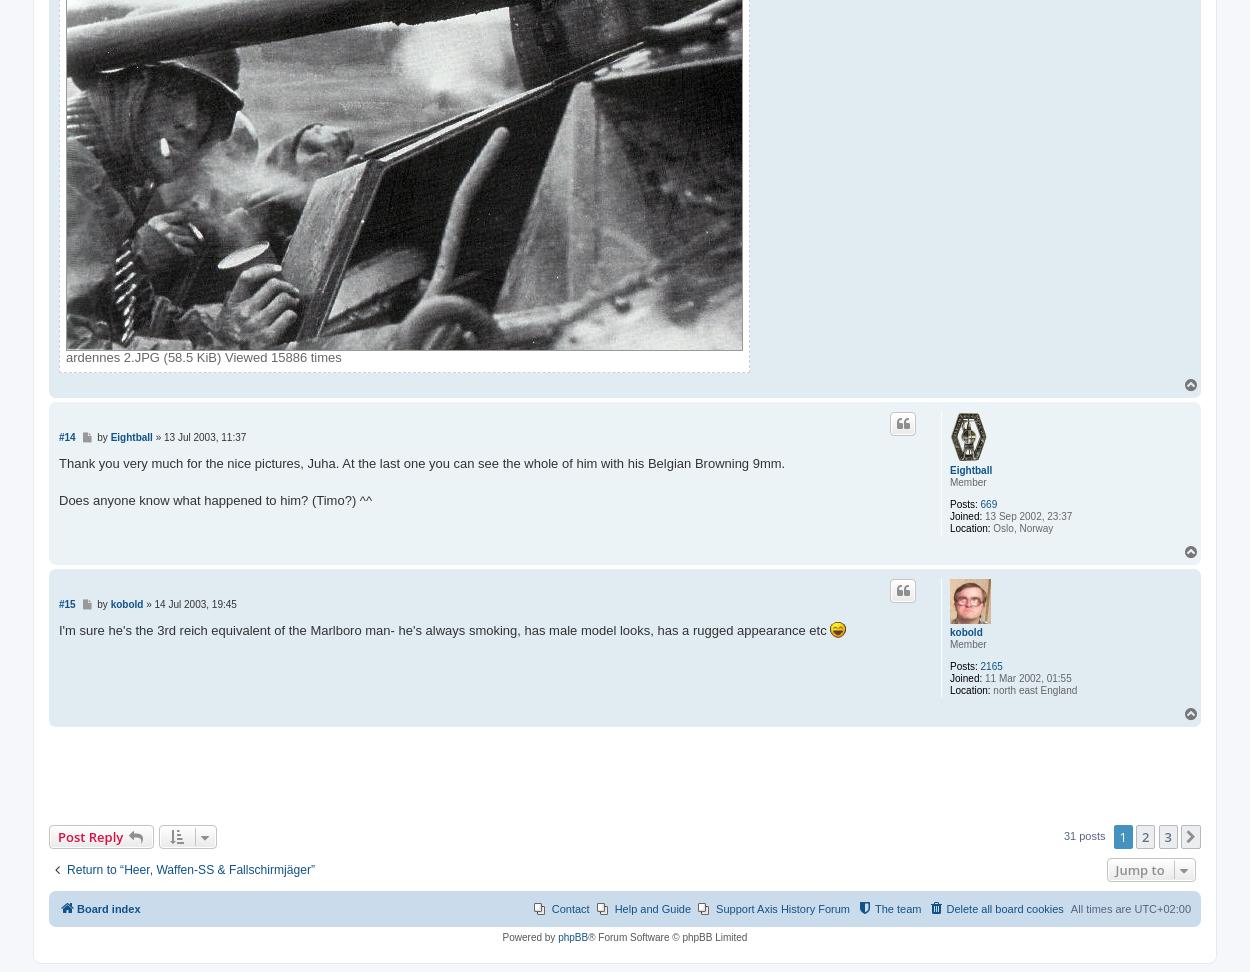 Image resolution: width=1250 pixels, height=972 pixels. What do you see at coordinates (76, 909) in the screenshot?
I see `'Board index'` at bounding box center [76, 909].